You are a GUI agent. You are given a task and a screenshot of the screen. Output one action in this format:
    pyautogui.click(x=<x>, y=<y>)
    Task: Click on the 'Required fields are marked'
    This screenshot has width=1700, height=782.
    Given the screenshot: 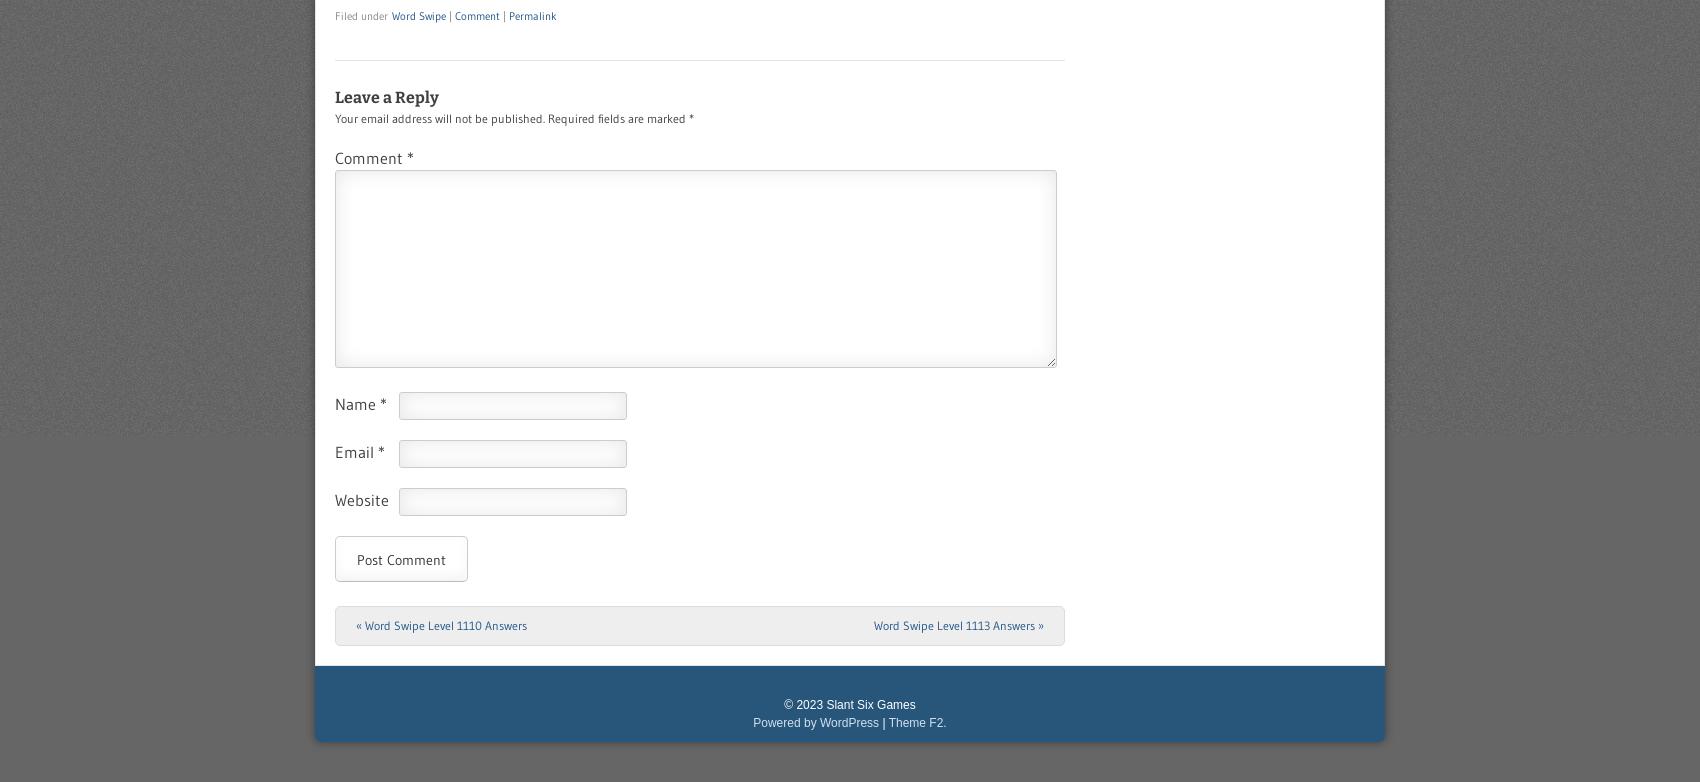 What is the action you would take?
    pyautogui.click(x=547, y=118)
    